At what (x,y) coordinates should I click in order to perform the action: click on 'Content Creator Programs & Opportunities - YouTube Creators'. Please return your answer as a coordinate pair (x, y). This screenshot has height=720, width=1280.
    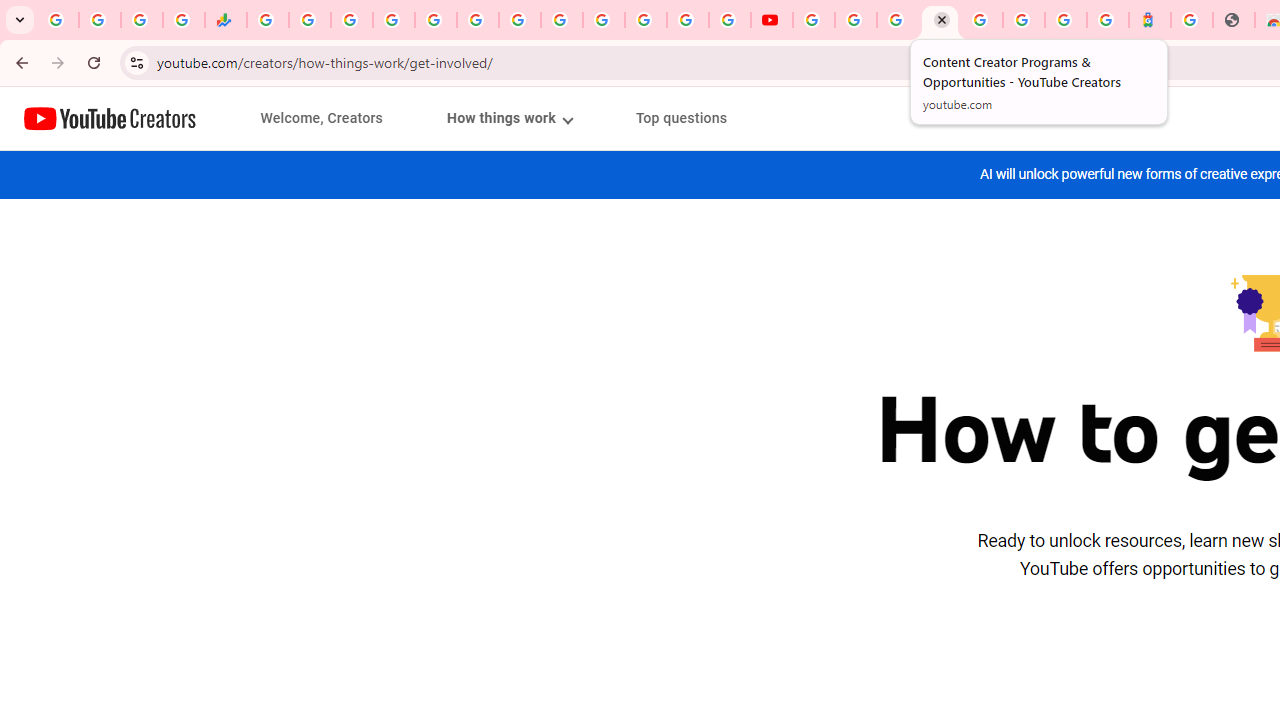
    Looking at the image, I should click on (939, 20).